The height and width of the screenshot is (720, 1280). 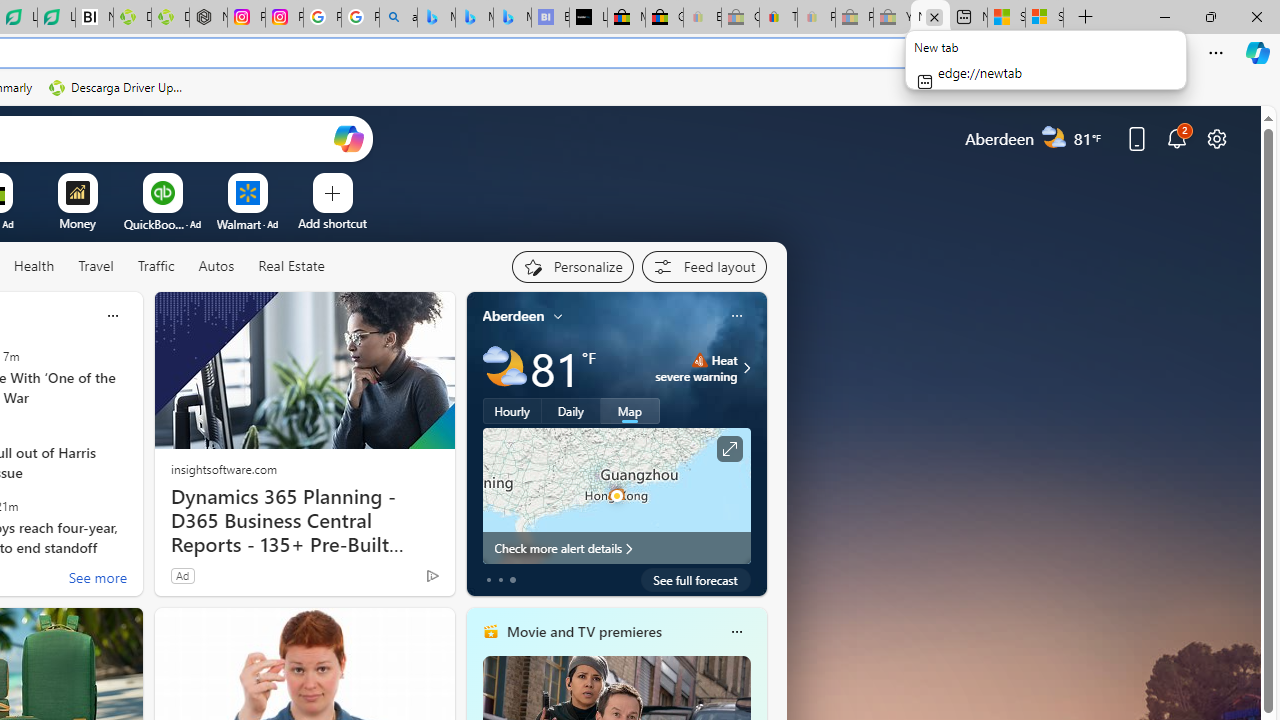 I want to click on 'Check more alert details', so click(x=615, y=547).